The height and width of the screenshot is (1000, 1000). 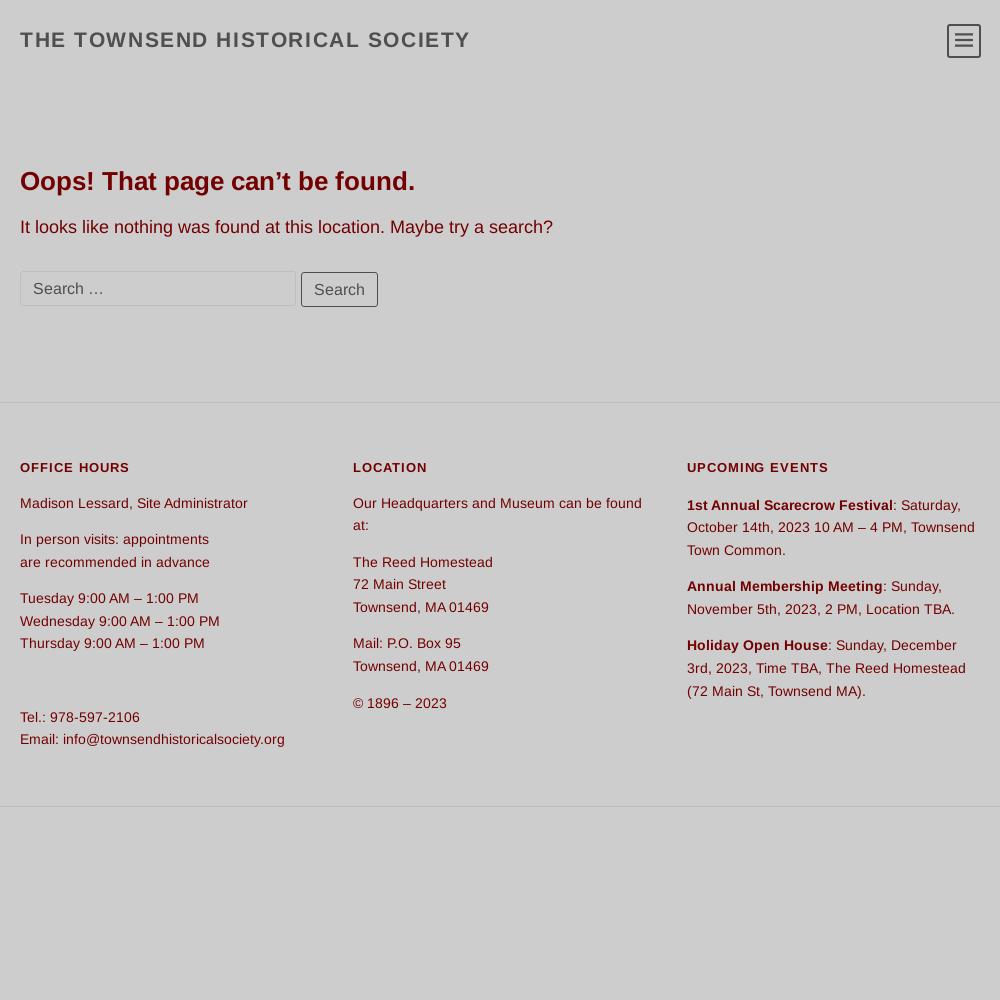 What do you see at coordinates (20, 39) in the screenshot?
I see `'The Townsend Historical Society'` at bounding box center [20, 39].